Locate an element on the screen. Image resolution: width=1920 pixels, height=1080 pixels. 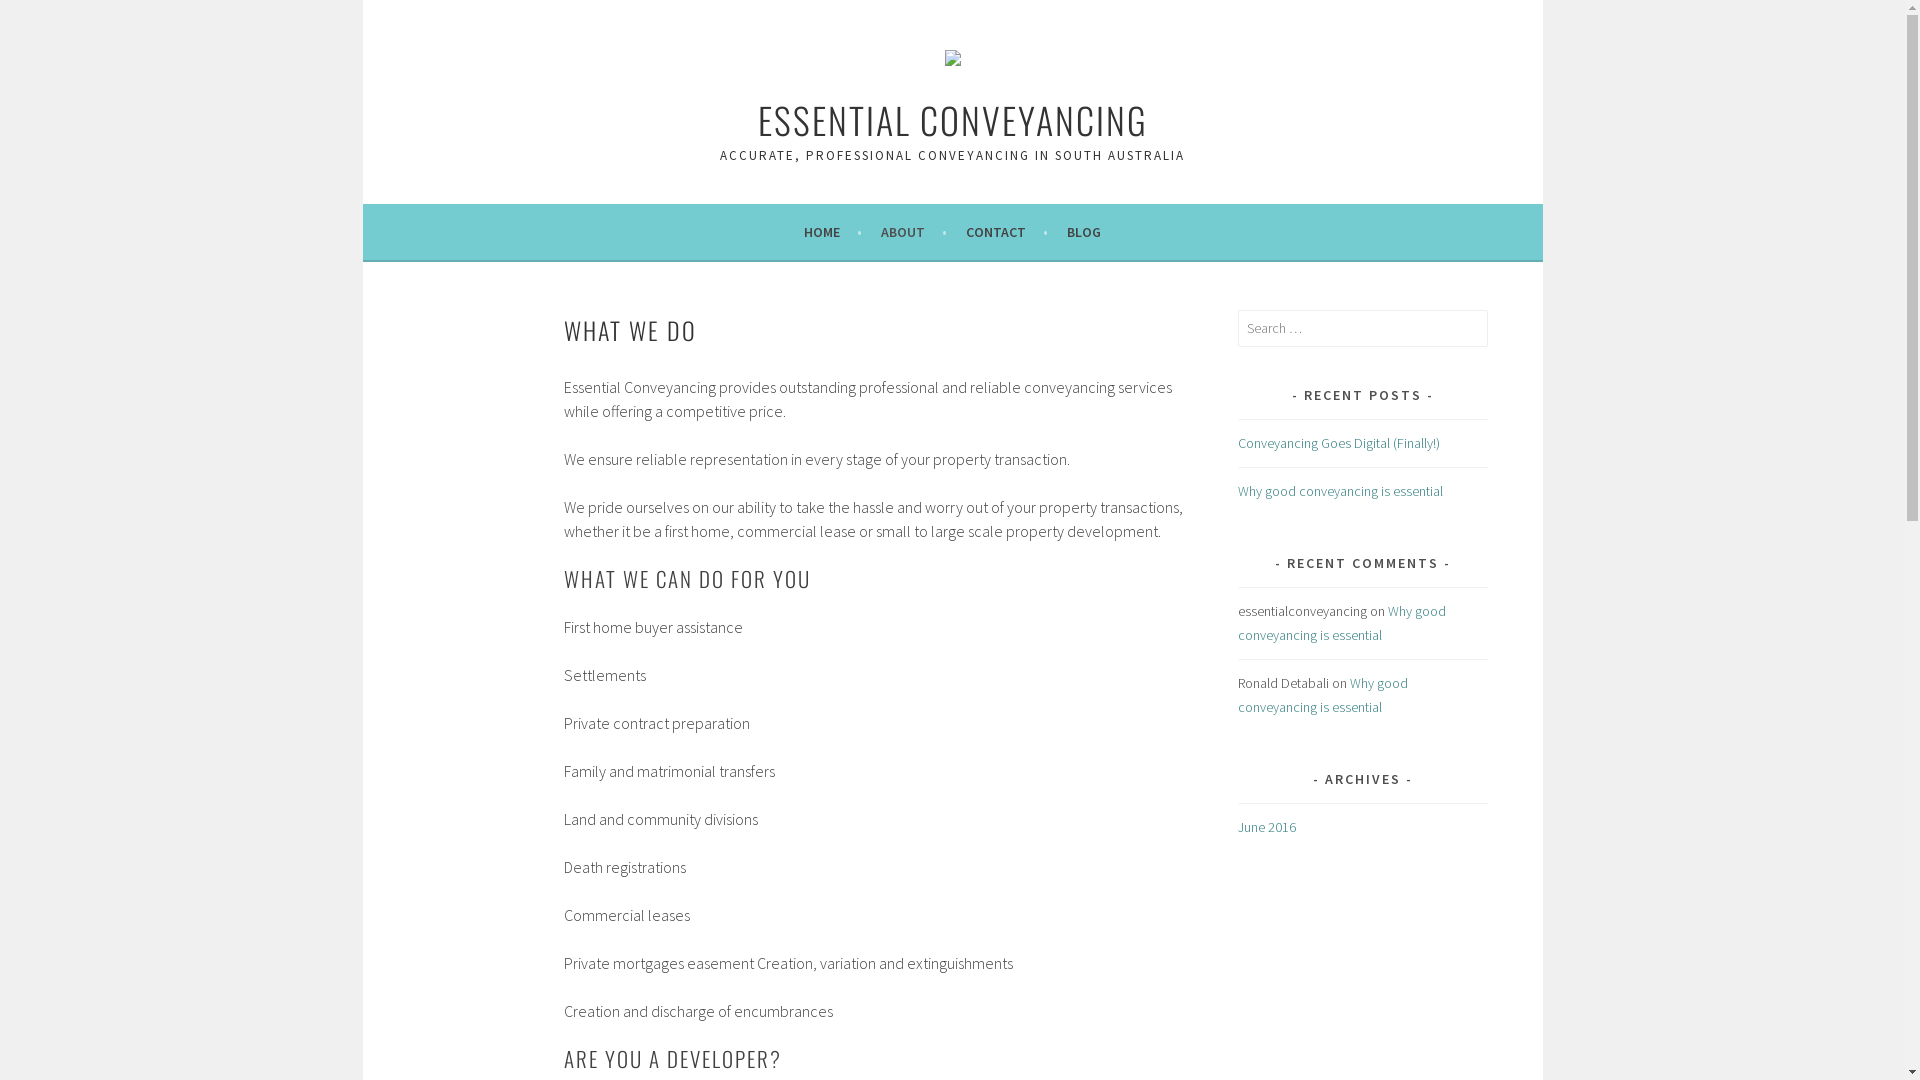
'Conveyancing Goes Digital (Finally!)' is located at coordinates (1339, 442).